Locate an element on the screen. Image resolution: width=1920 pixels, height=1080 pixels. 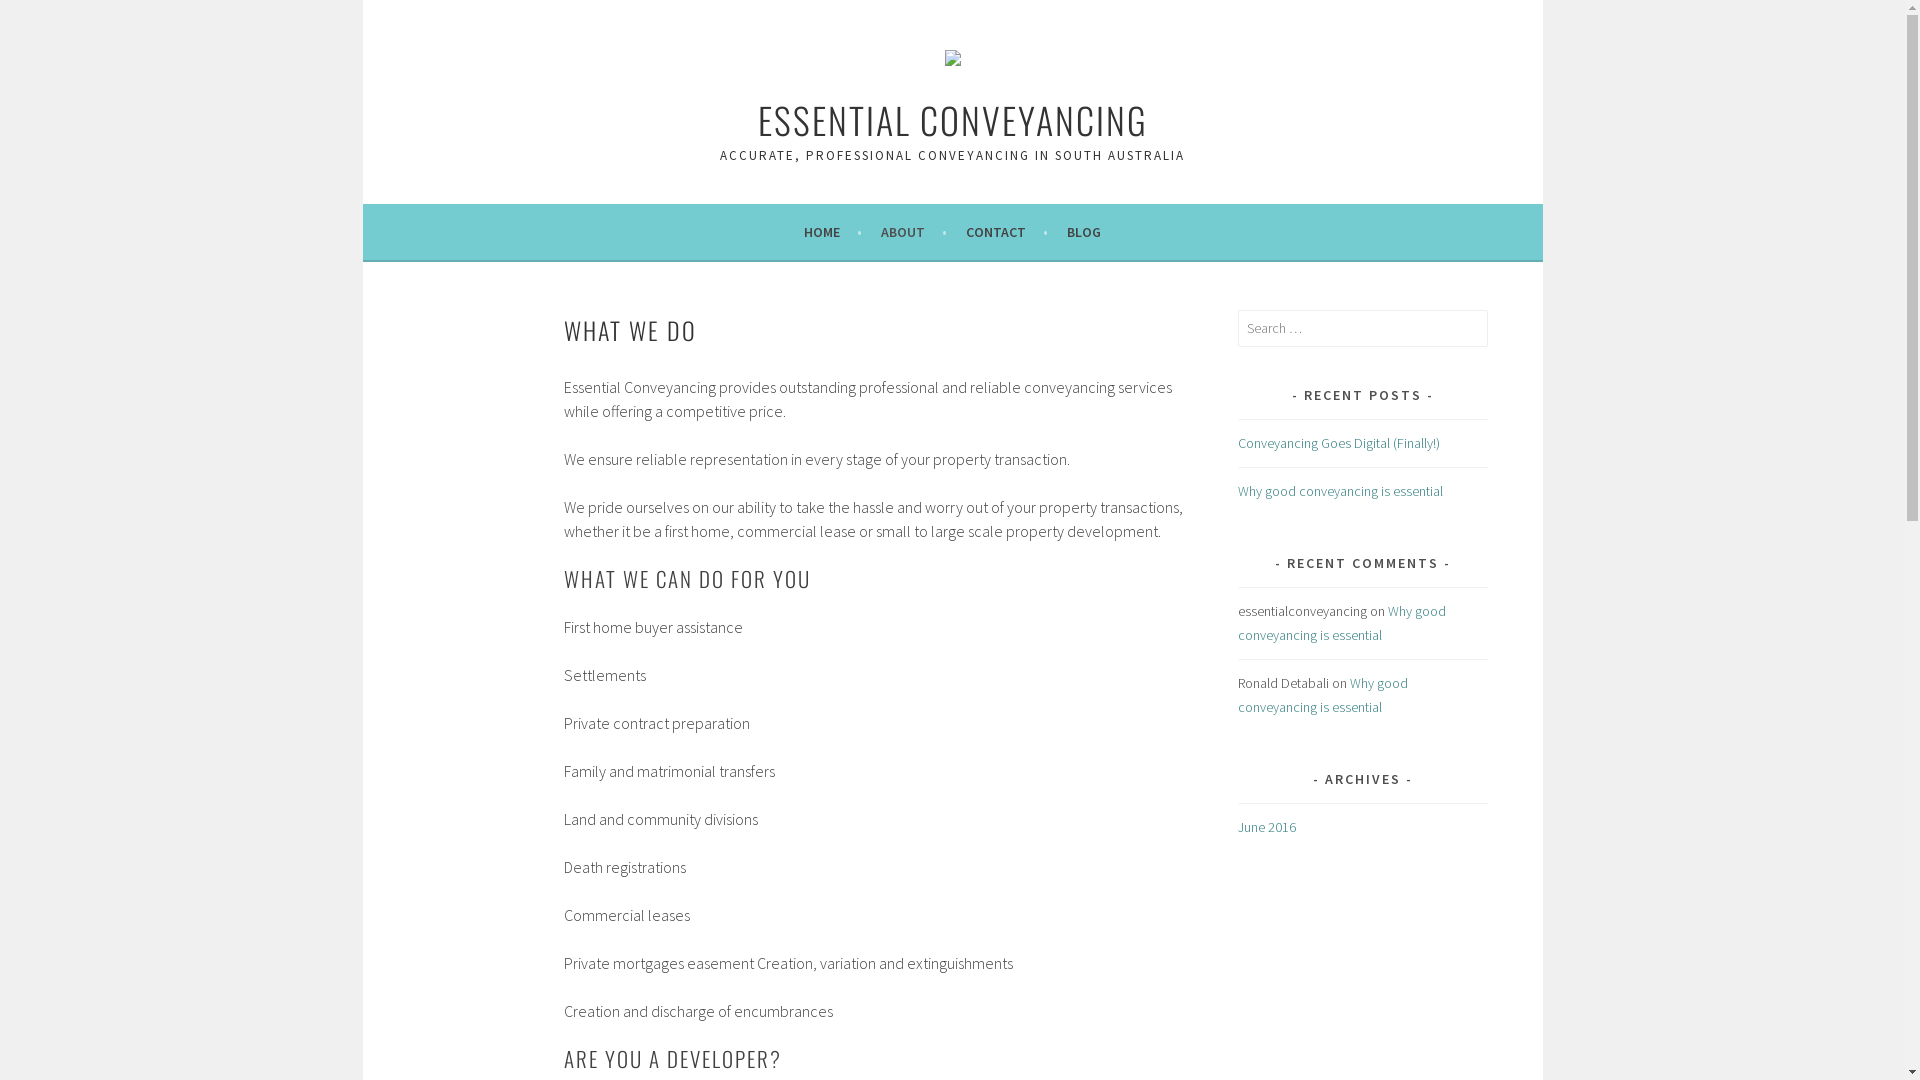
'Conveyancing Goes Digital (Finally!)' is located at coordinates (1339, 442).